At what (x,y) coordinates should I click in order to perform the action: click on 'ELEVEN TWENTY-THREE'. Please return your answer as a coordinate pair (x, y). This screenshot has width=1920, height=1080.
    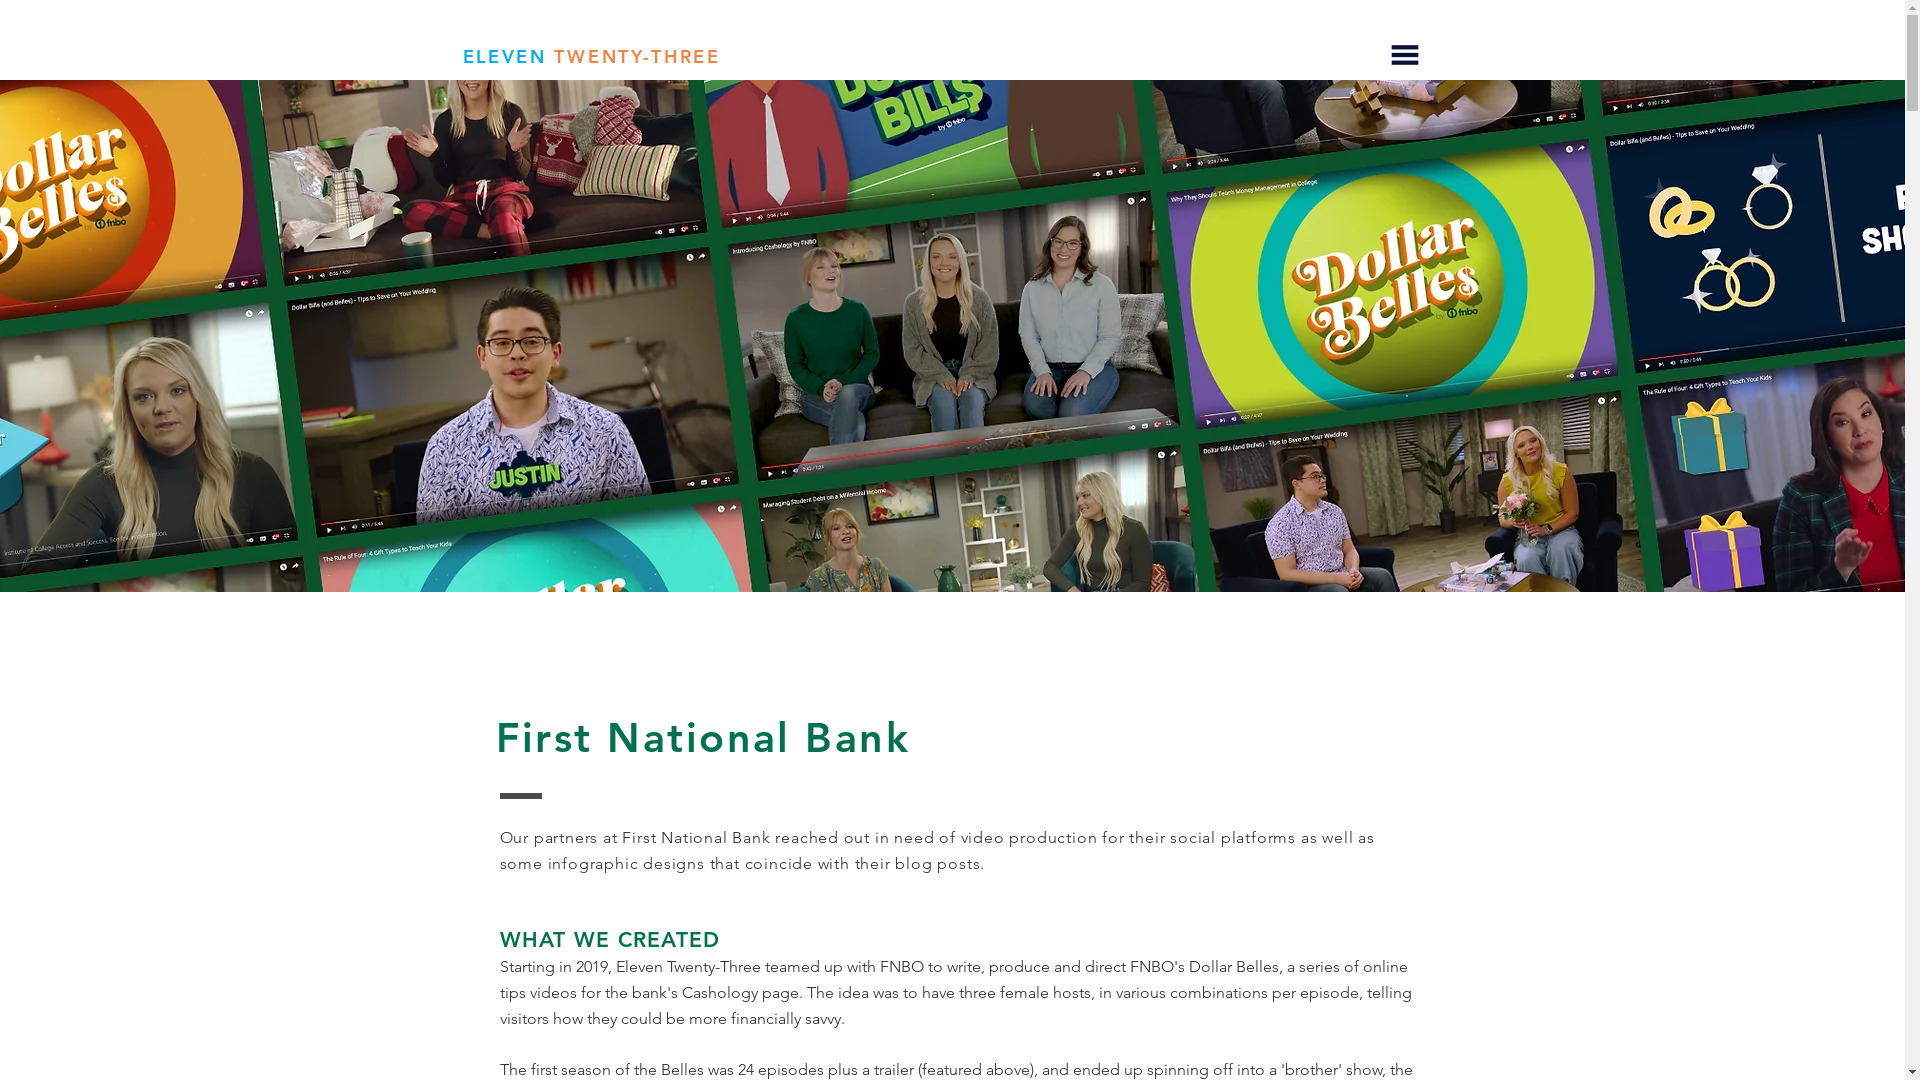
    Looking at the image, I should click on (589, 56).